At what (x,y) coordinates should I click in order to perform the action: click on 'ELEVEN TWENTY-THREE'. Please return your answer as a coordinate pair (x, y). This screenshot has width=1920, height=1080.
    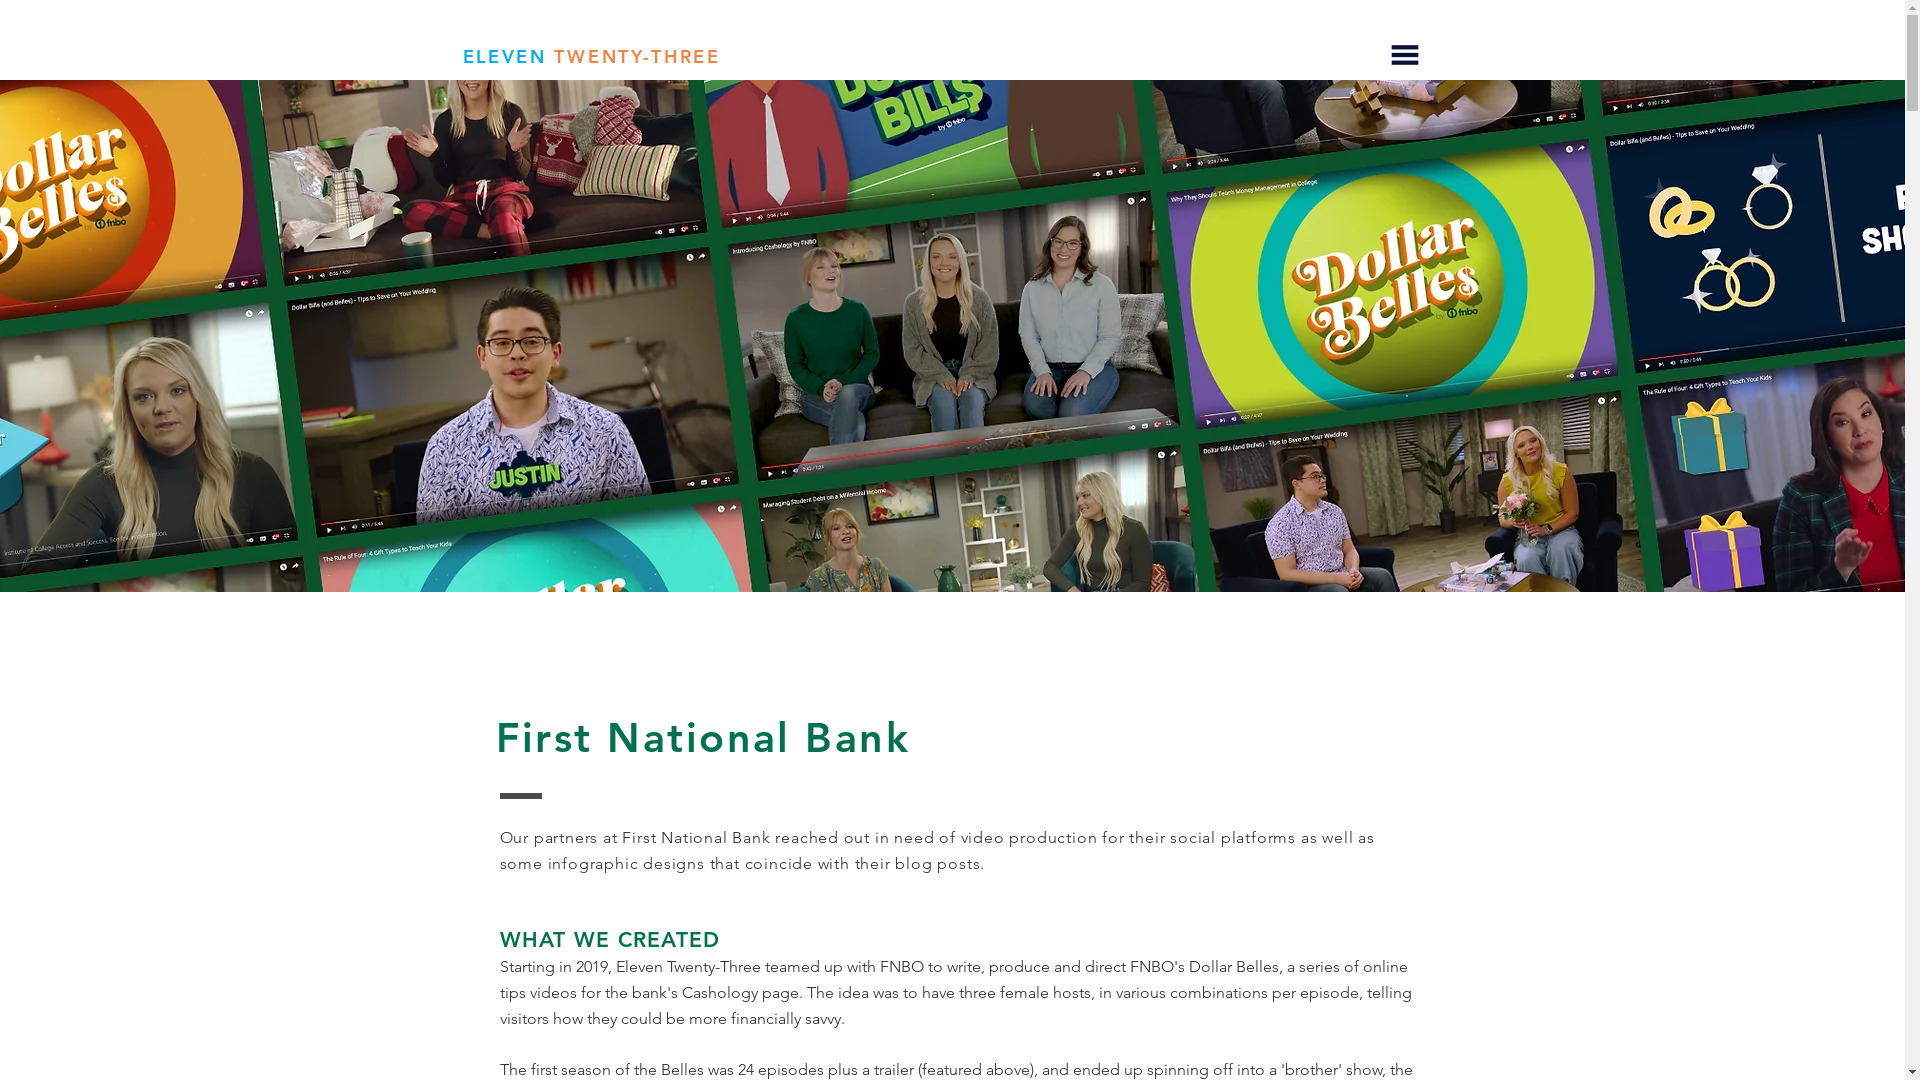
    Looking at the image, I should click on (589, 56).